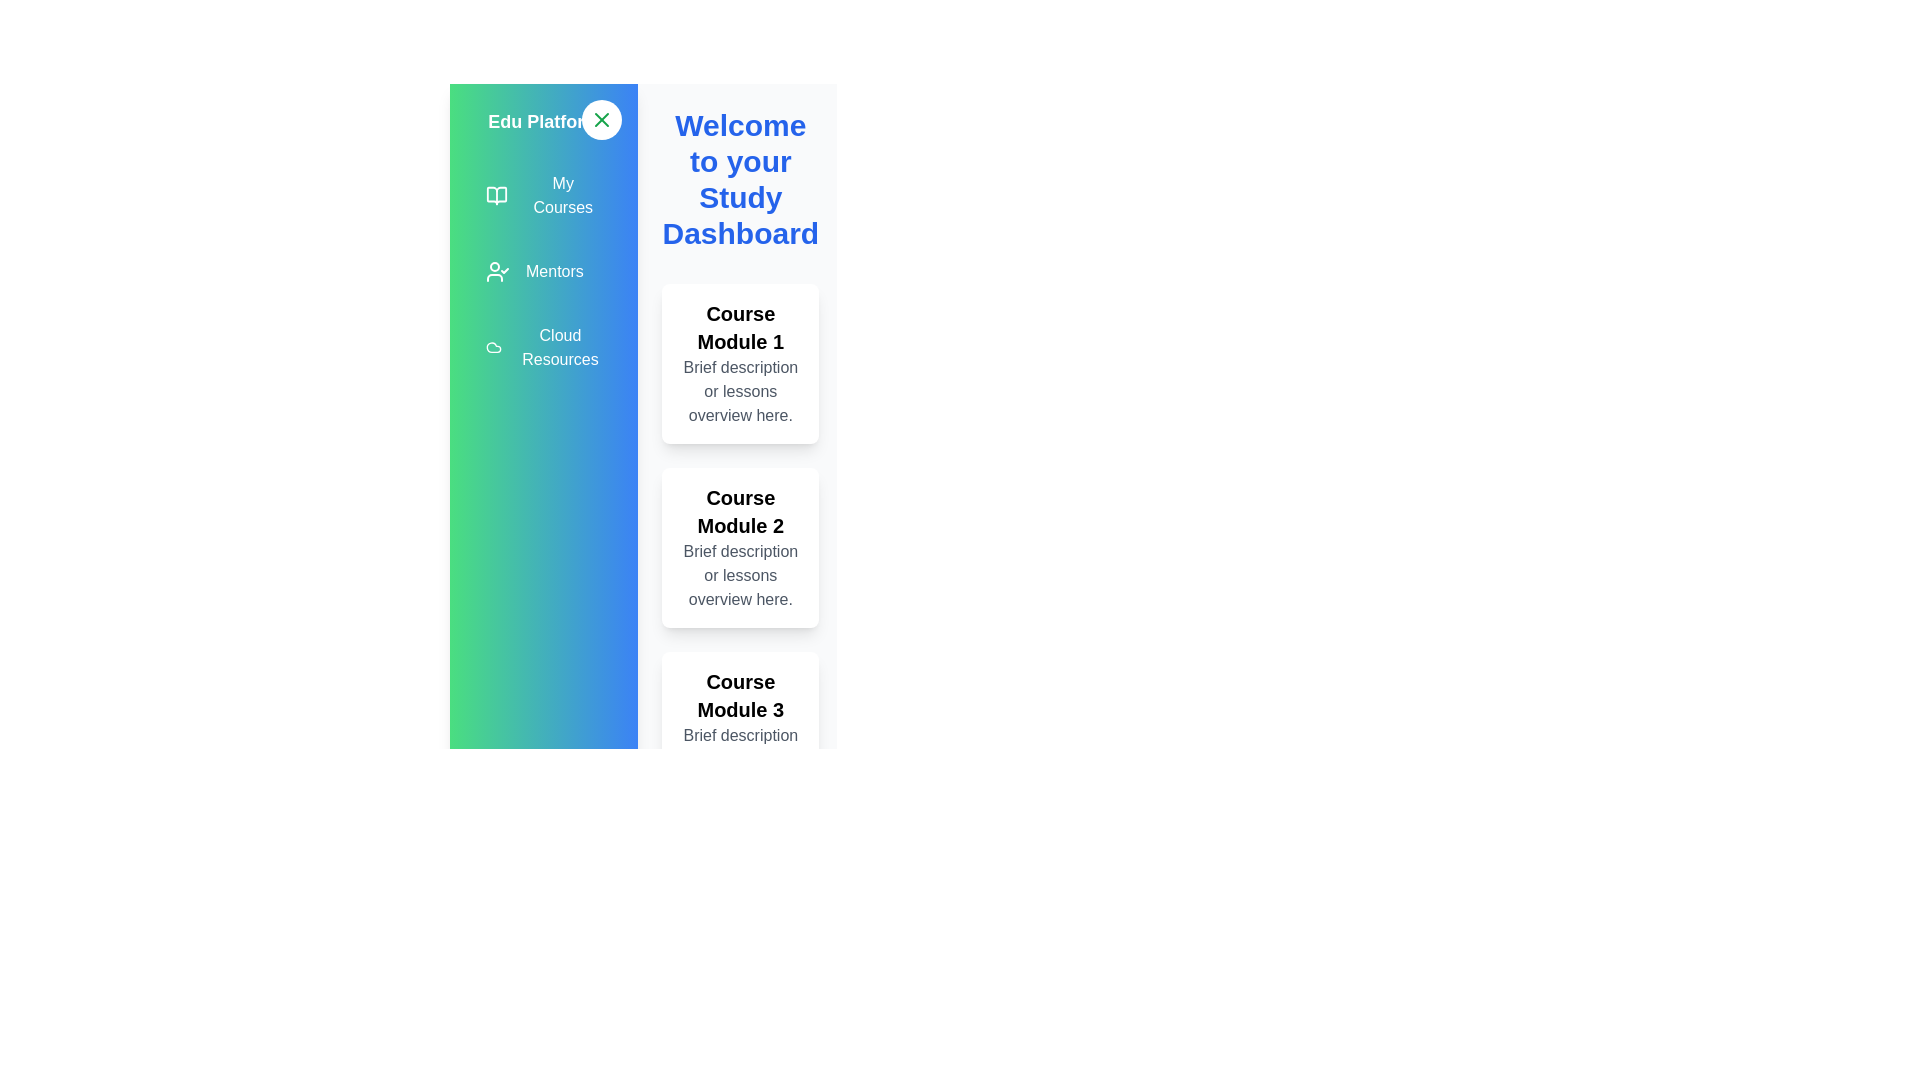  I want to click on the menu item Mentors to observe the hover effect, so click(543, 272).